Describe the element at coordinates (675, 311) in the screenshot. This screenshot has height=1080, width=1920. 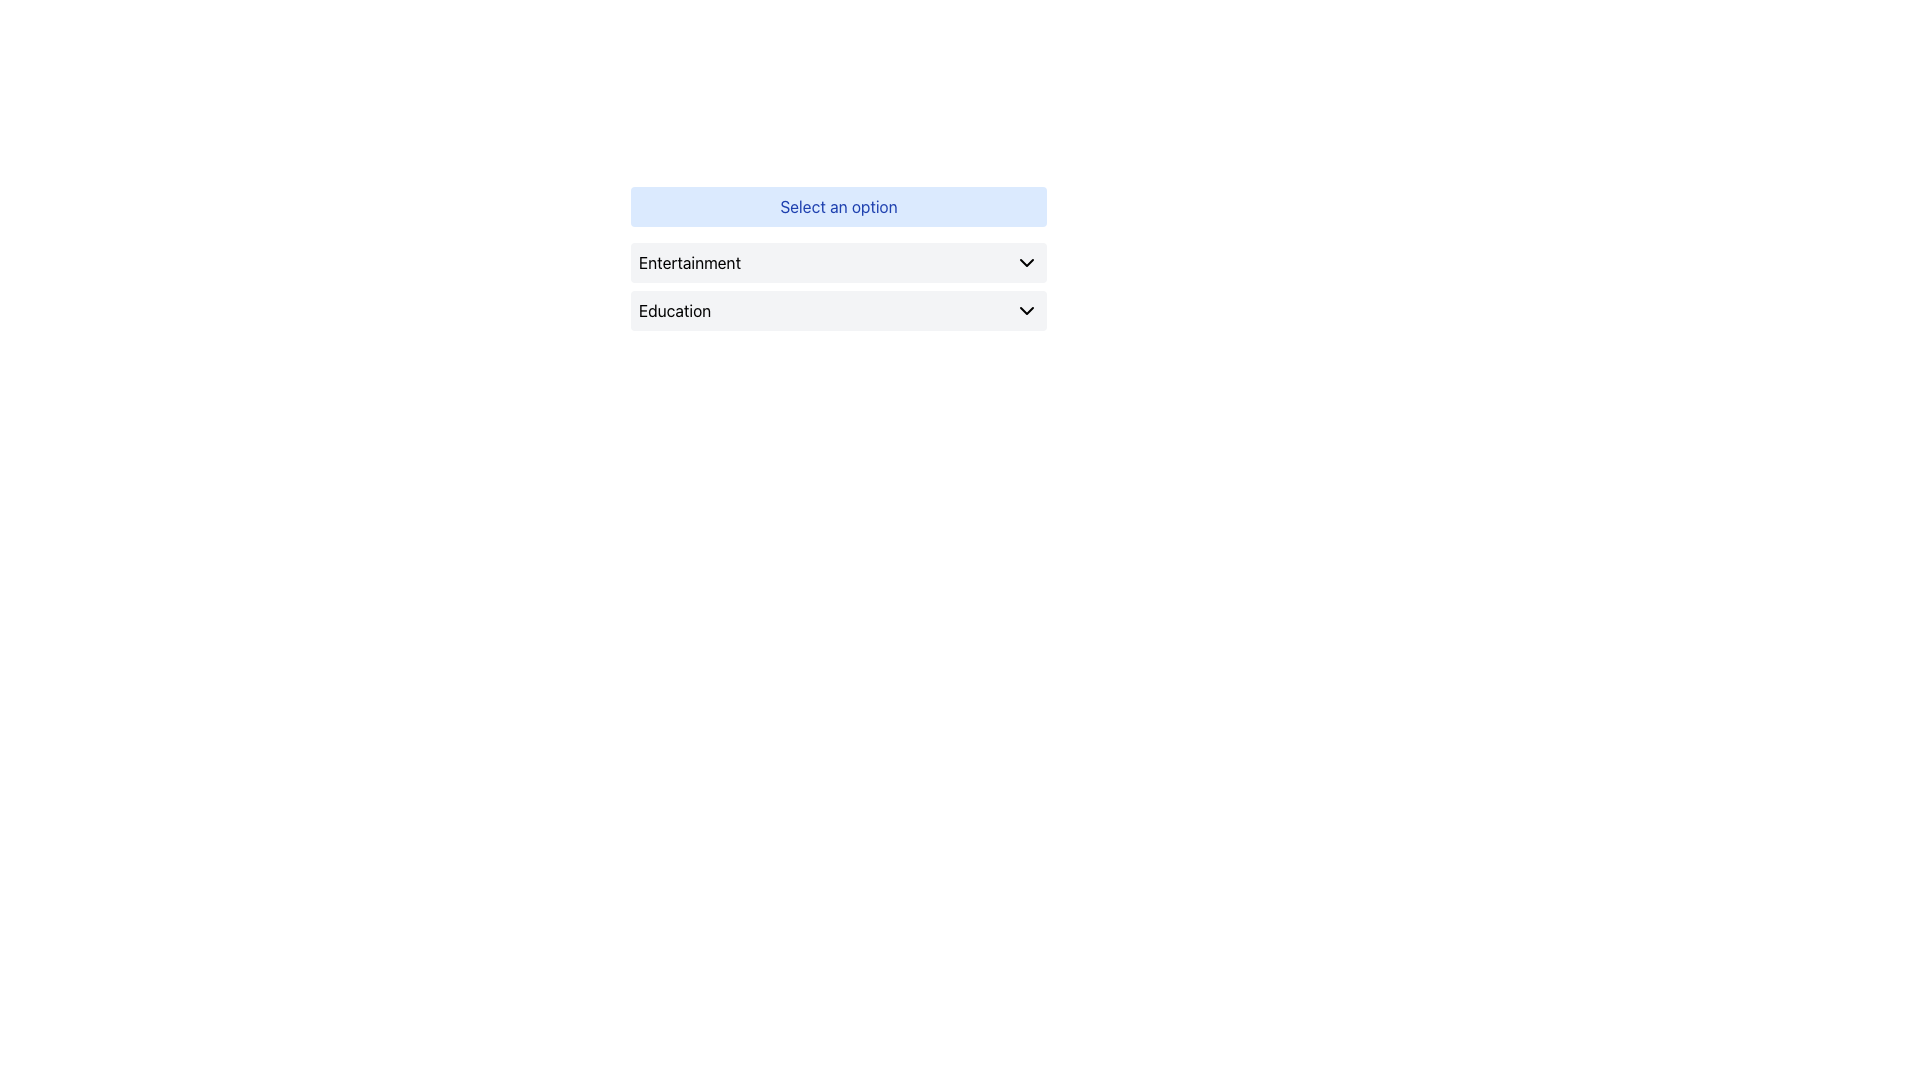
I see `the text label that serves as the title for a selectable category in the dropdown menu, located to the left side of the second button-like option below the 'Select an option' prompt` at that location.